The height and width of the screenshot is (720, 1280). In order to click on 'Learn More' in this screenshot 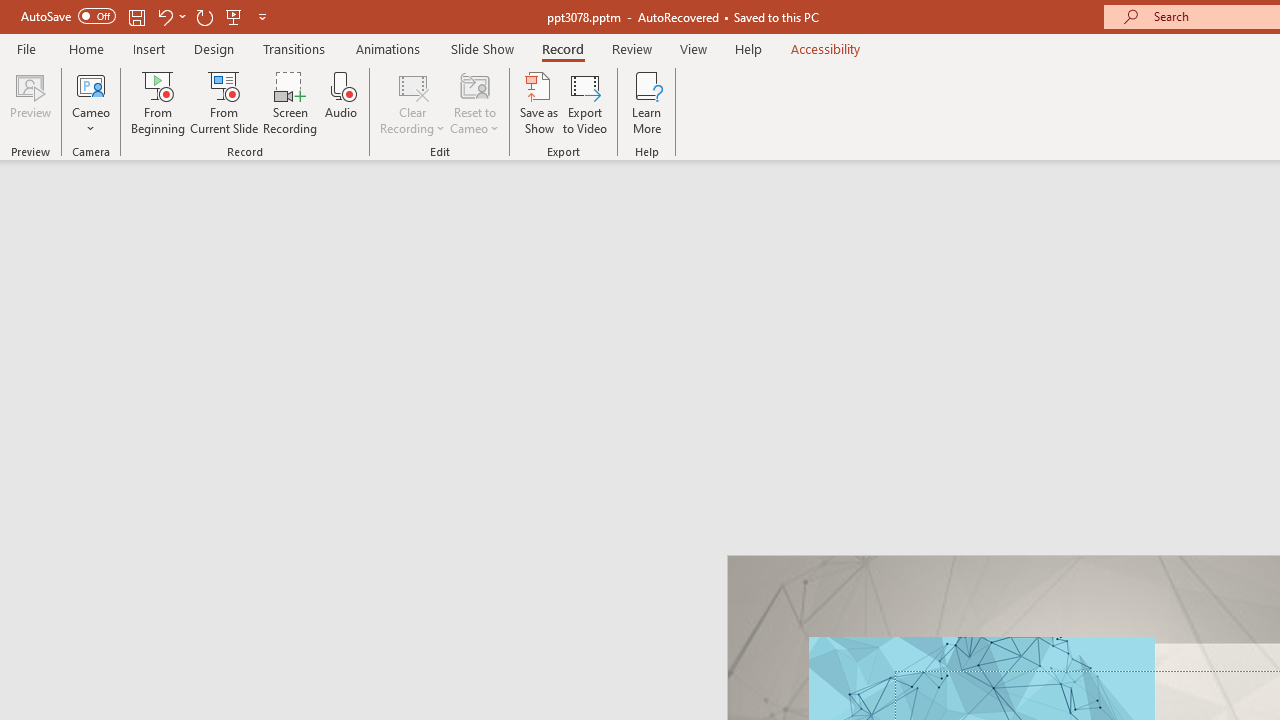, I will do `click(647, 103)`.